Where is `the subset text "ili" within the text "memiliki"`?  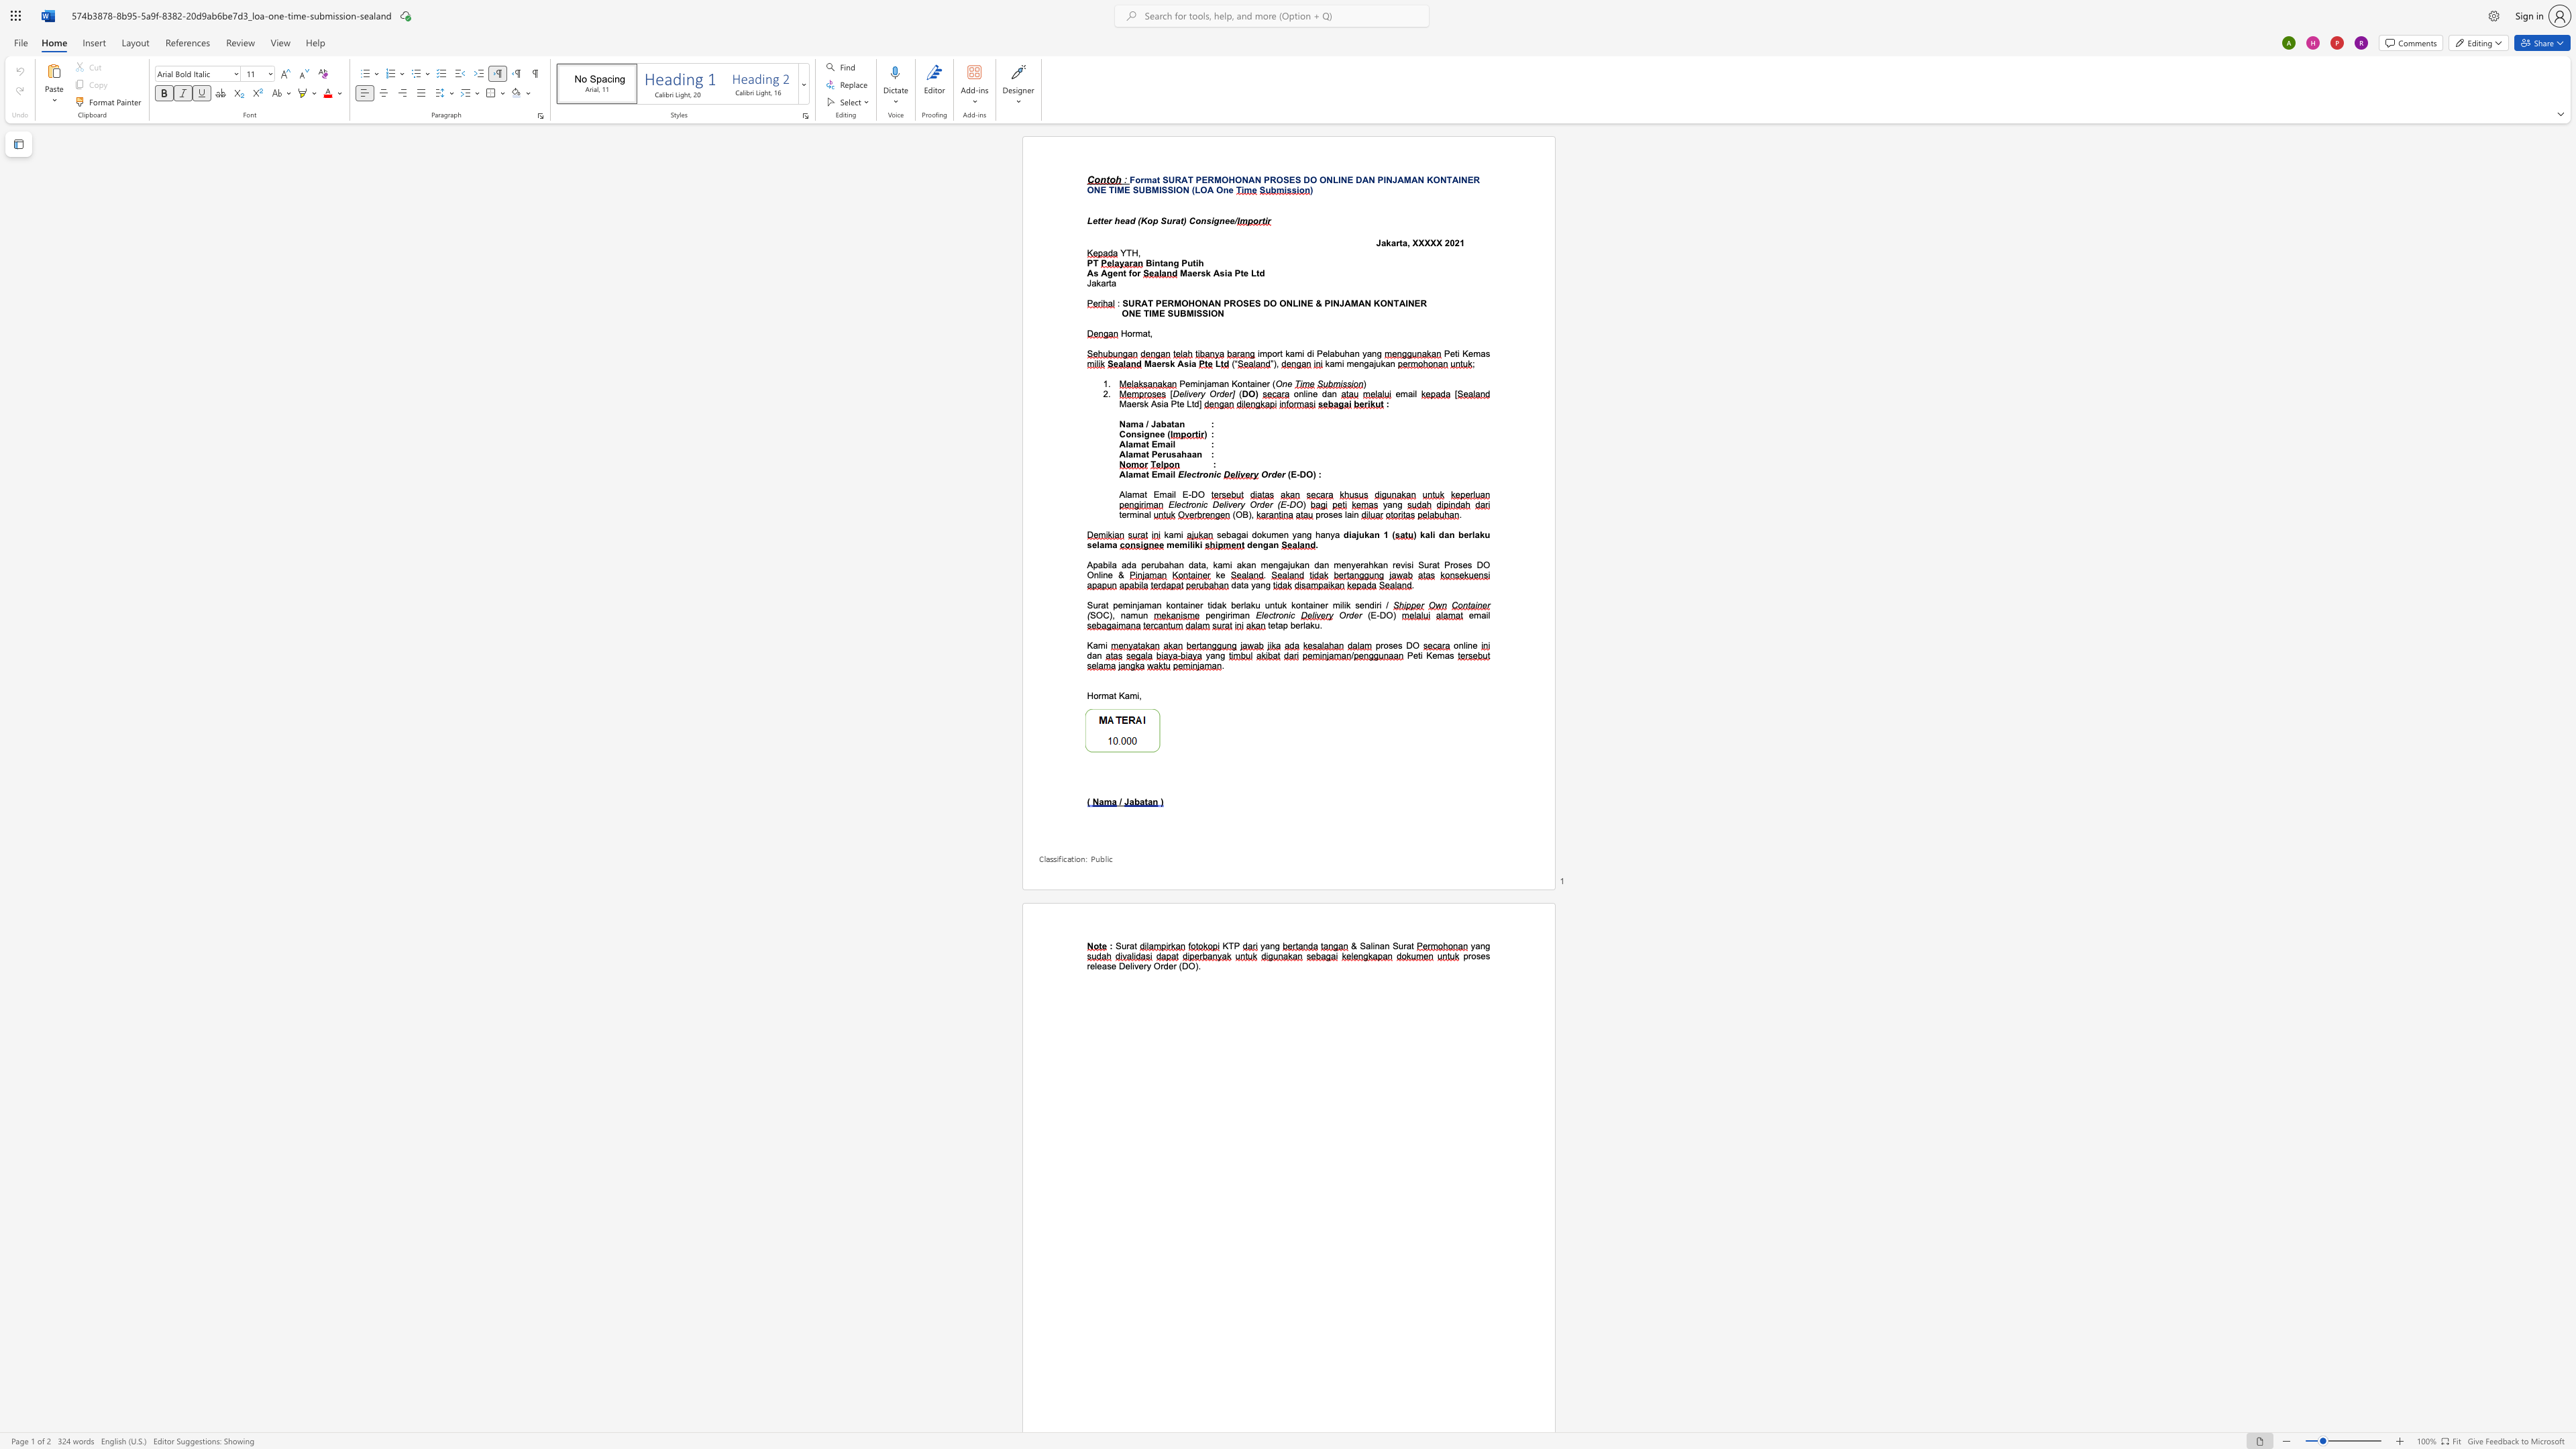 the subset text "ili" within the text "memiliki" is located at coordinates (1187, 543).